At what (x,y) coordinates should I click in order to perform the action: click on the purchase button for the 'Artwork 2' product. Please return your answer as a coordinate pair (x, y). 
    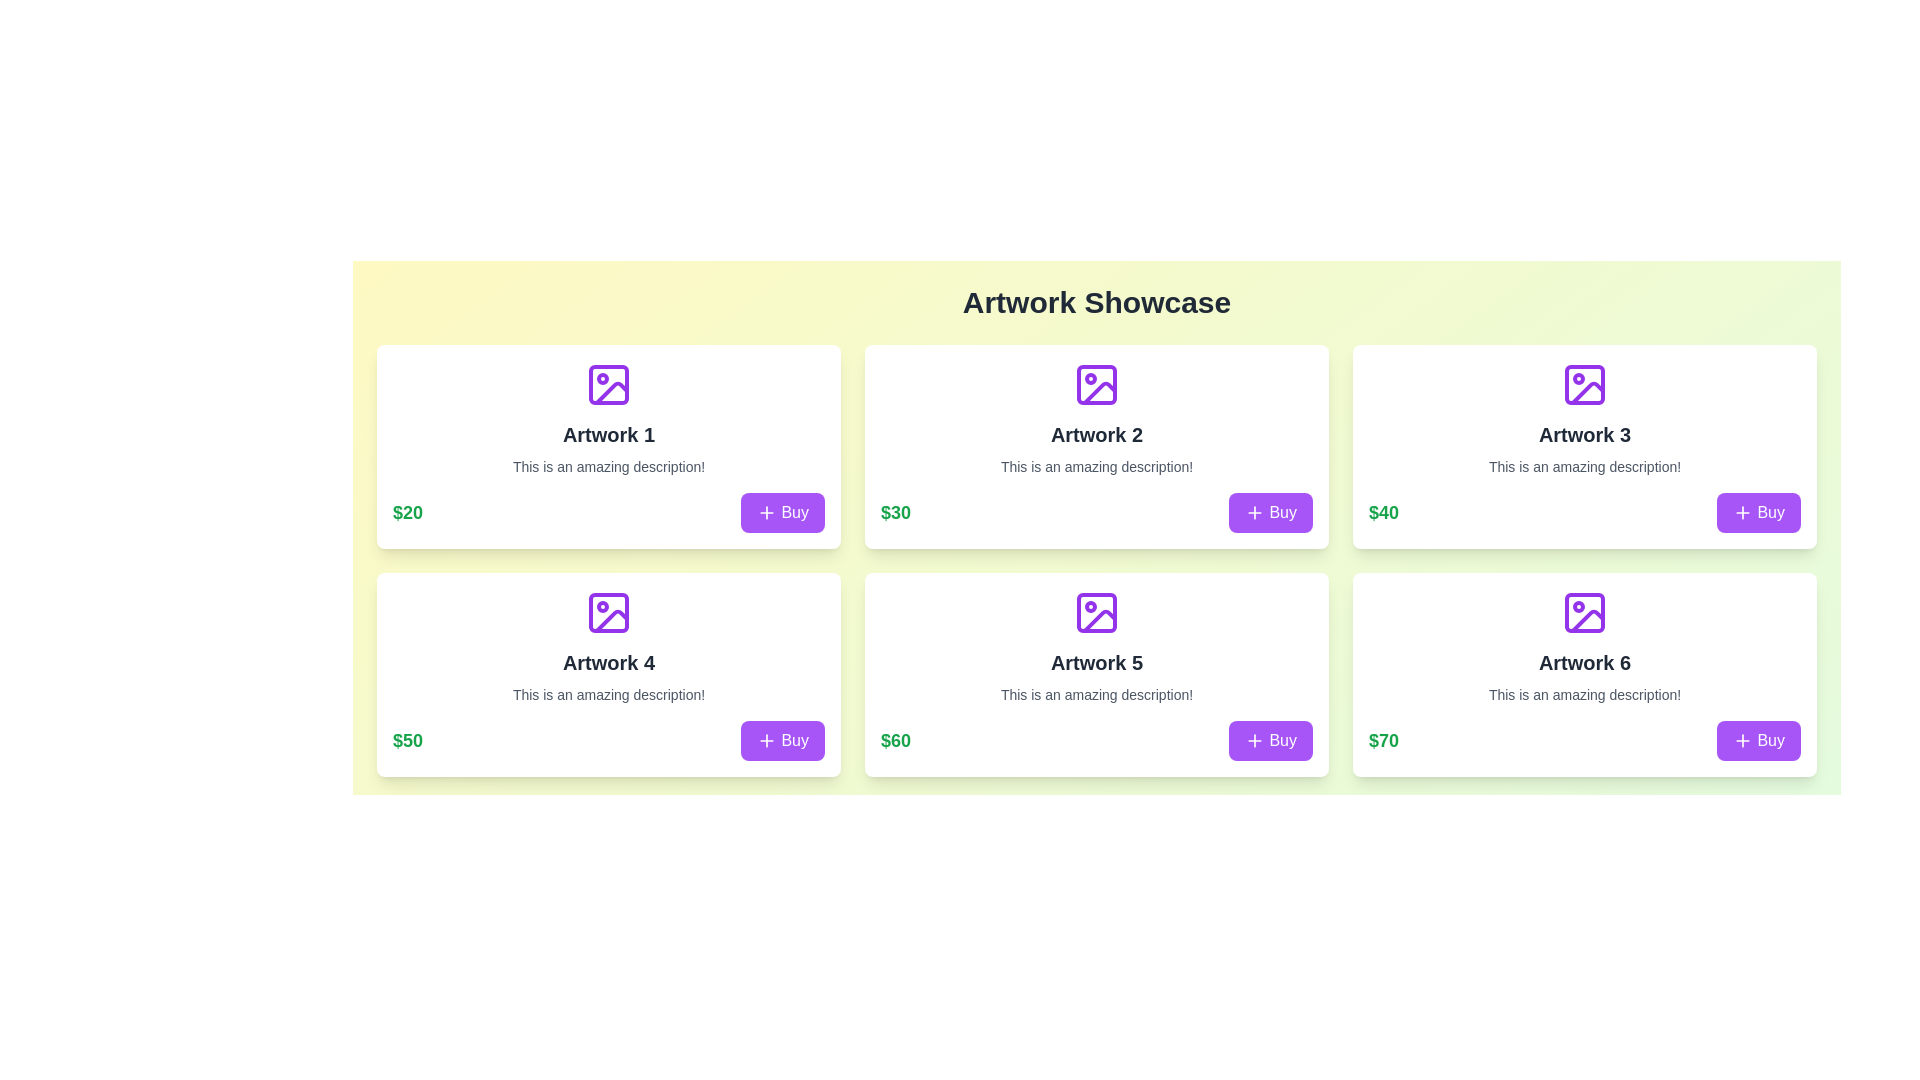
    Looking at the image, I should click on (1270, 512).